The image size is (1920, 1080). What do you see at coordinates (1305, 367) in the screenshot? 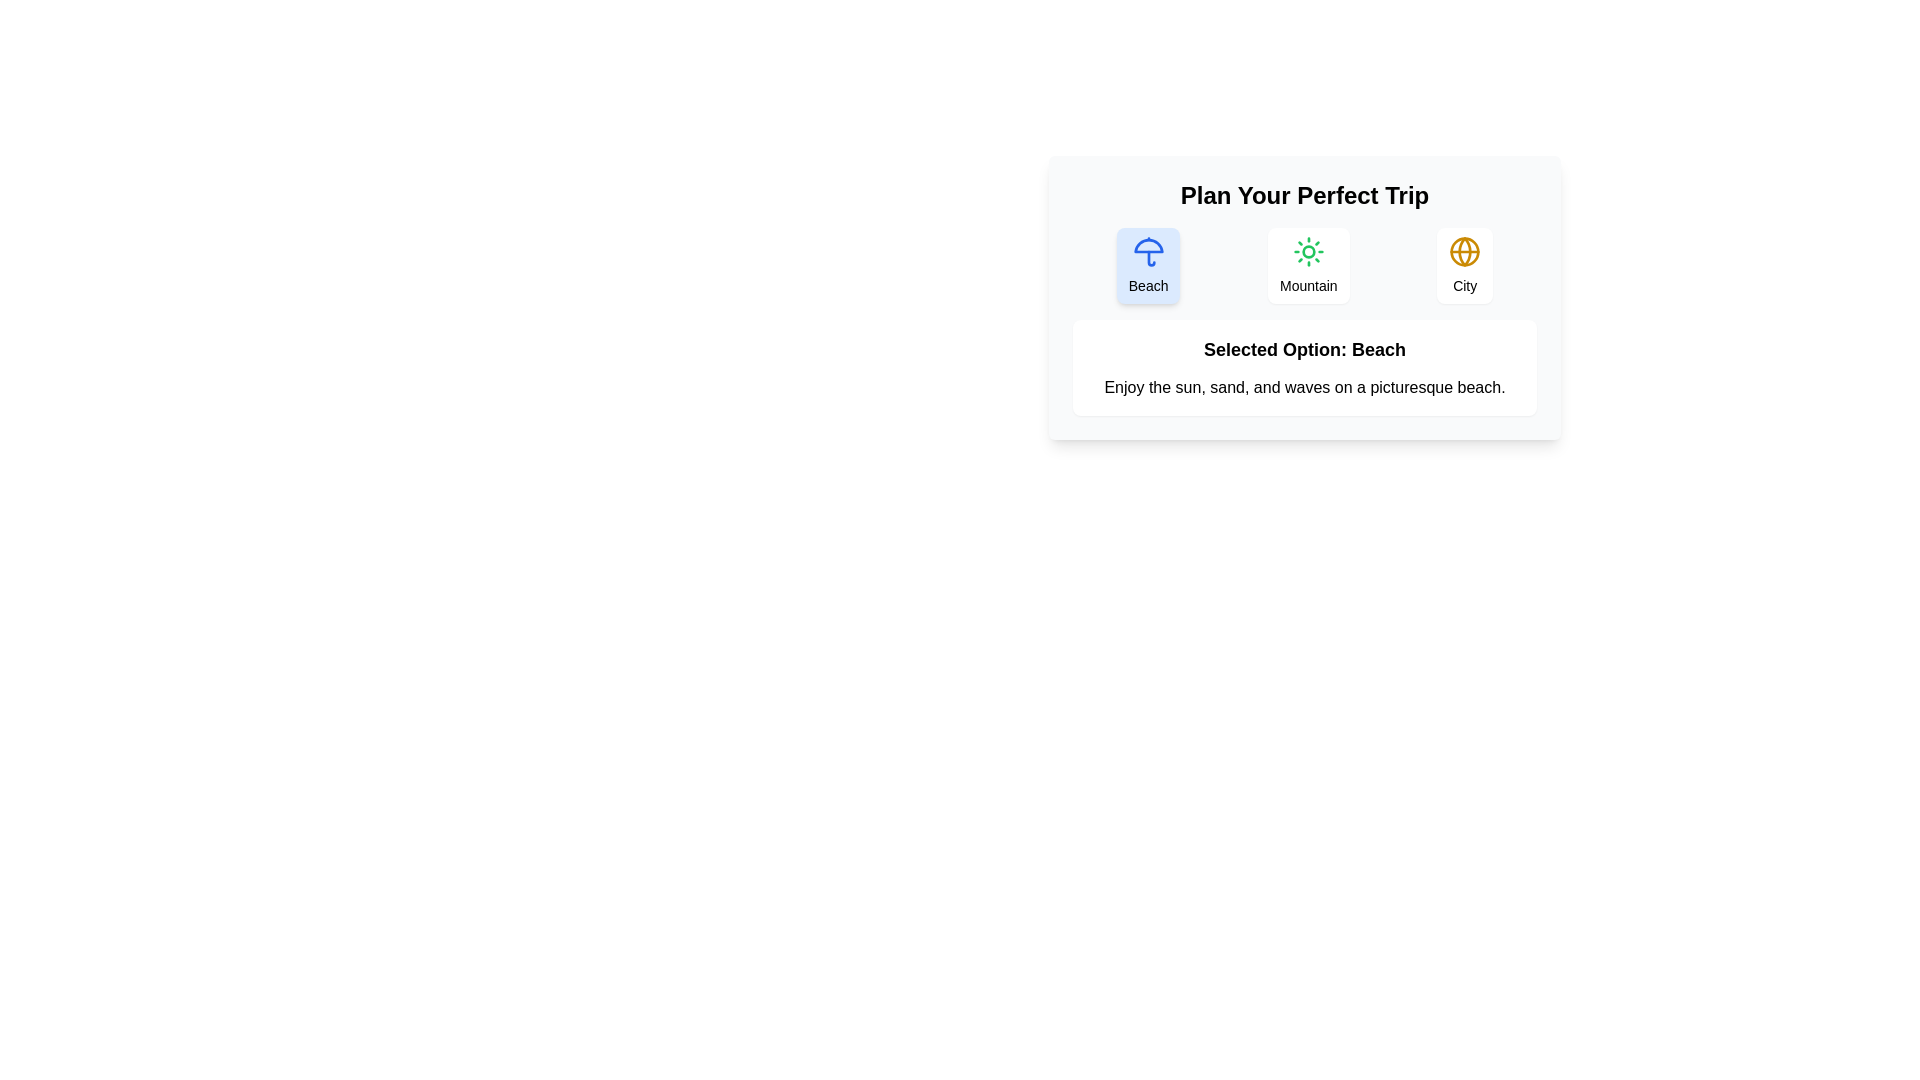
I see `the informational panel that displays the selected option 'Beach' and its description 'Enjoy the sun, sand, and waves on a picturesque beach.'` at bounding box center [1305, 367].